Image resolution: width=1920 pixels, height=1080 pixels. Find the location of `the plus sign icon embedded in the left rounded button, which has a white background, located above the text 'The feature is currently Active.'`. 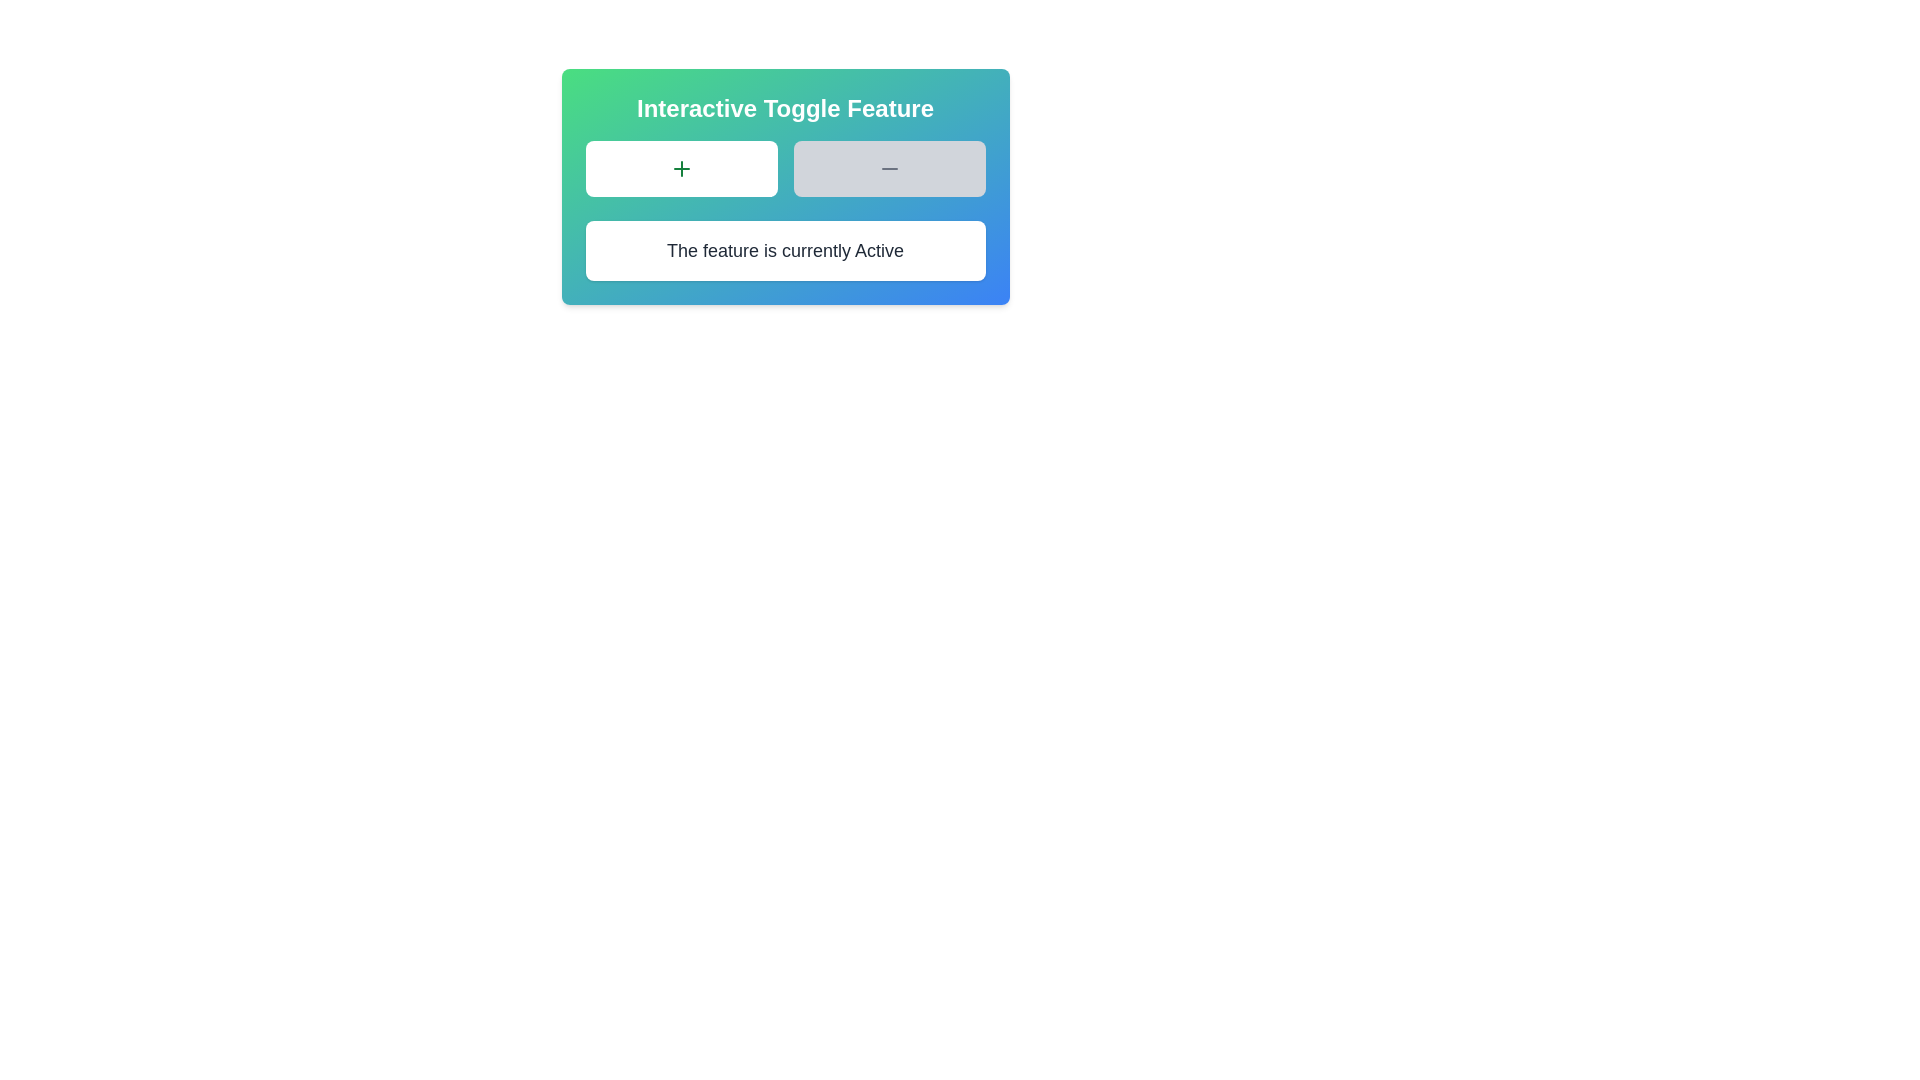

the plus sign icon embedded in the left rounded button, which has a white background, located above the text 'The feature is currently Active.' is located at coordinates (681, 168).